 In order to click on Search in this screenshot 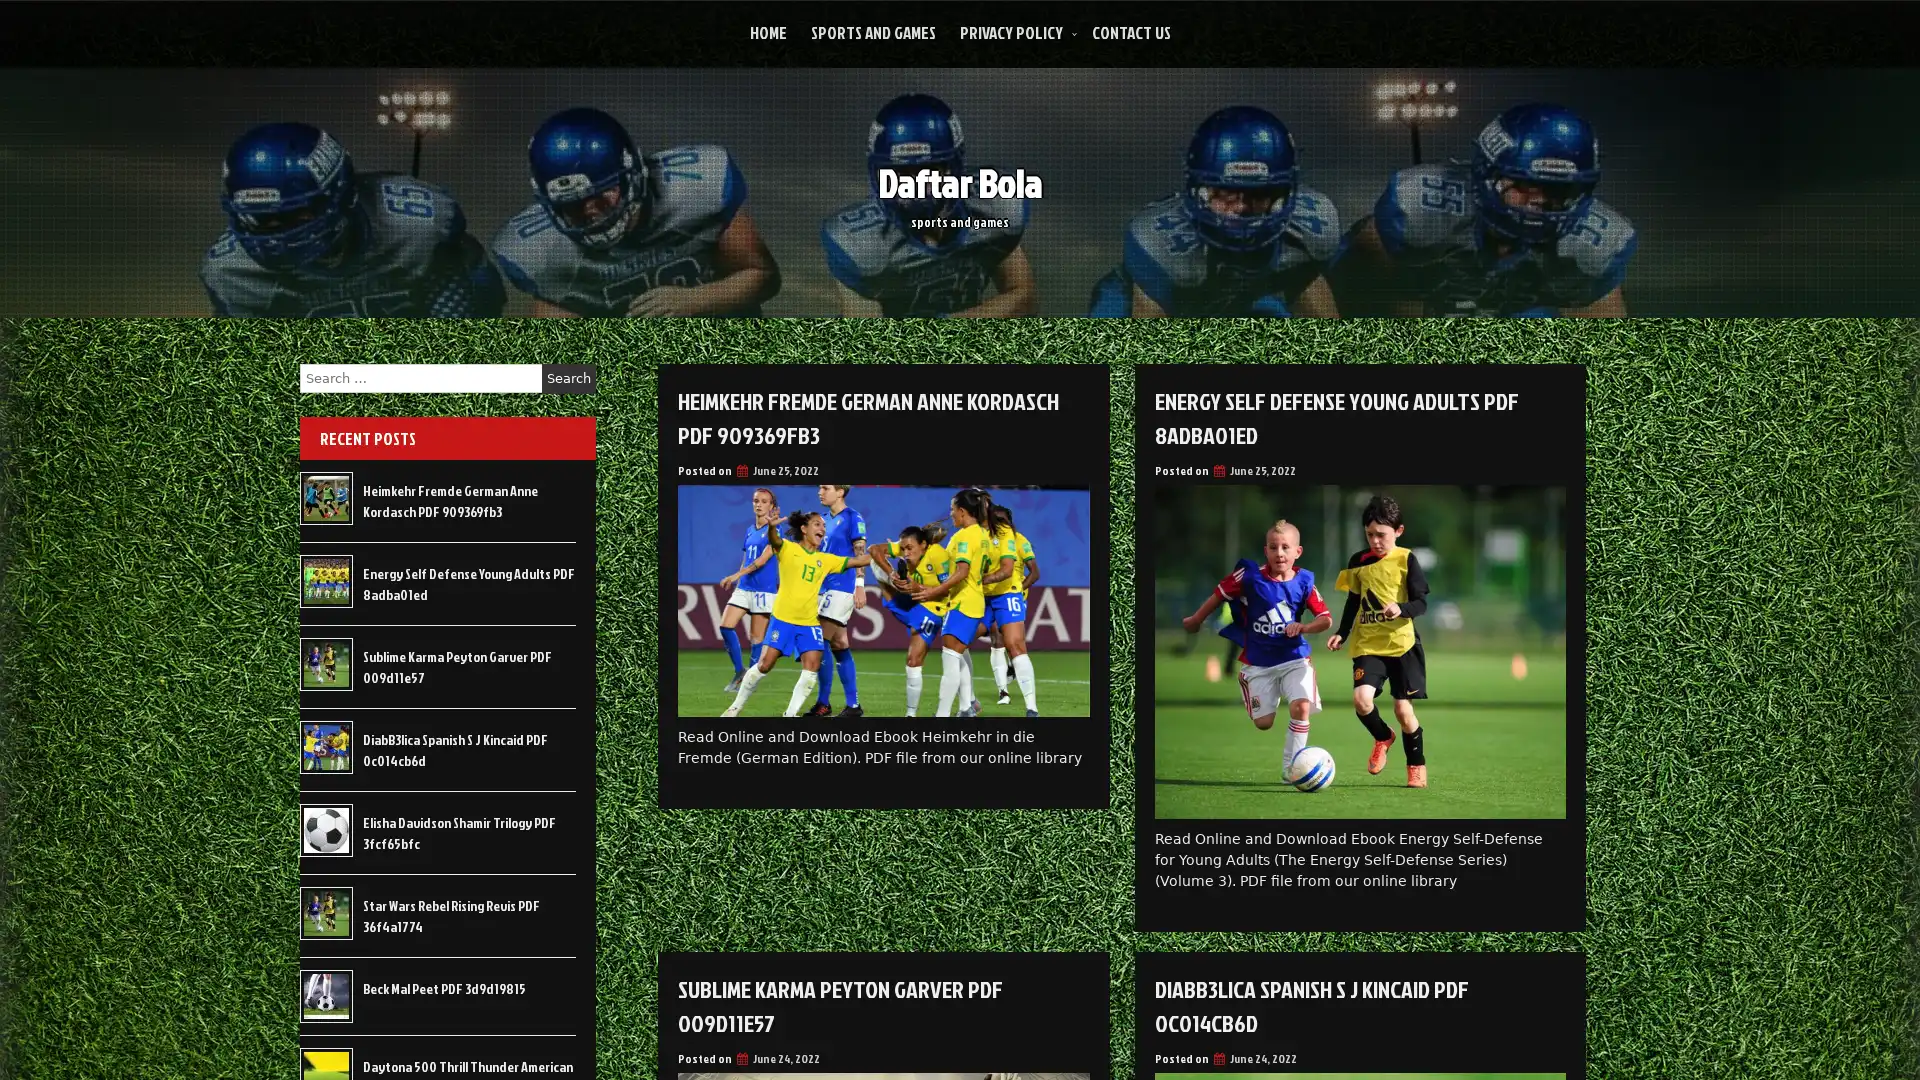, I will do `click(568, 378)`.